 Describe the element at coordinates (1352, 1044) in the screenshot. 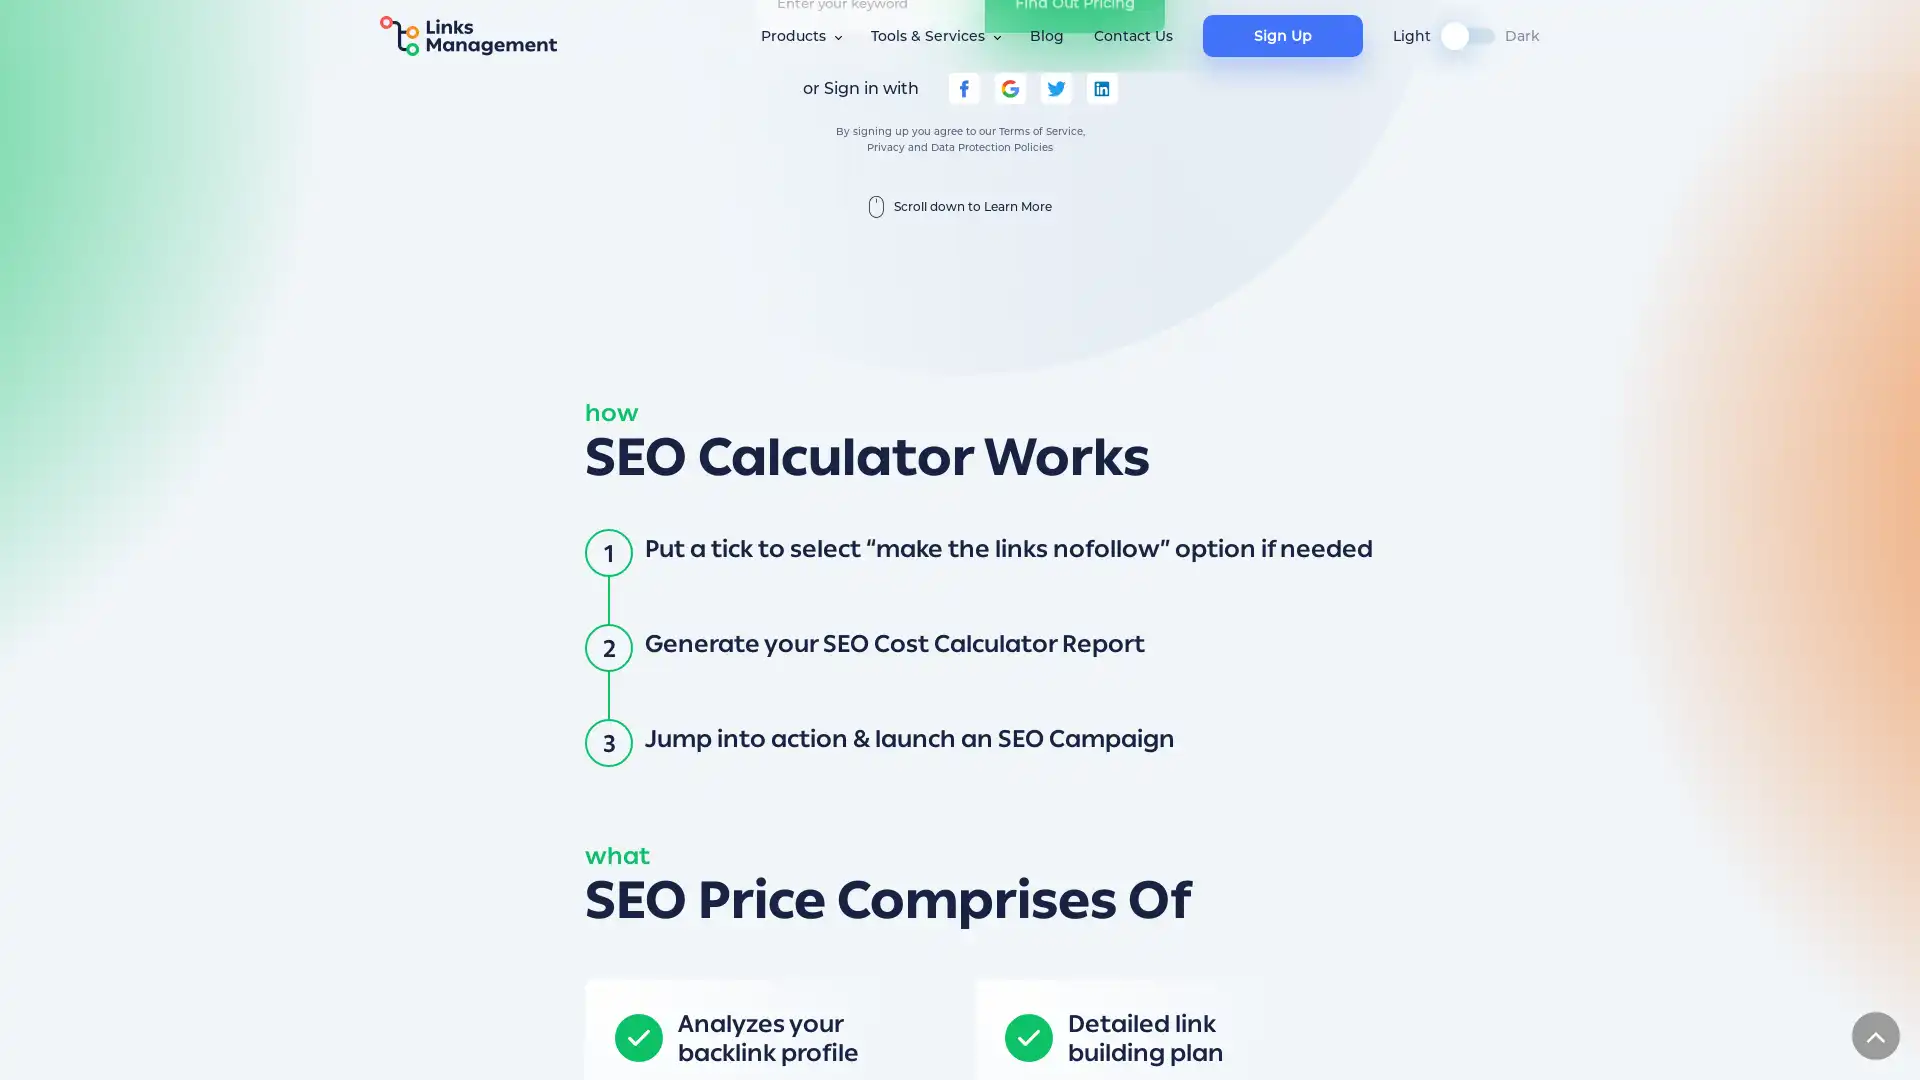

I see `Got It!` at that location.